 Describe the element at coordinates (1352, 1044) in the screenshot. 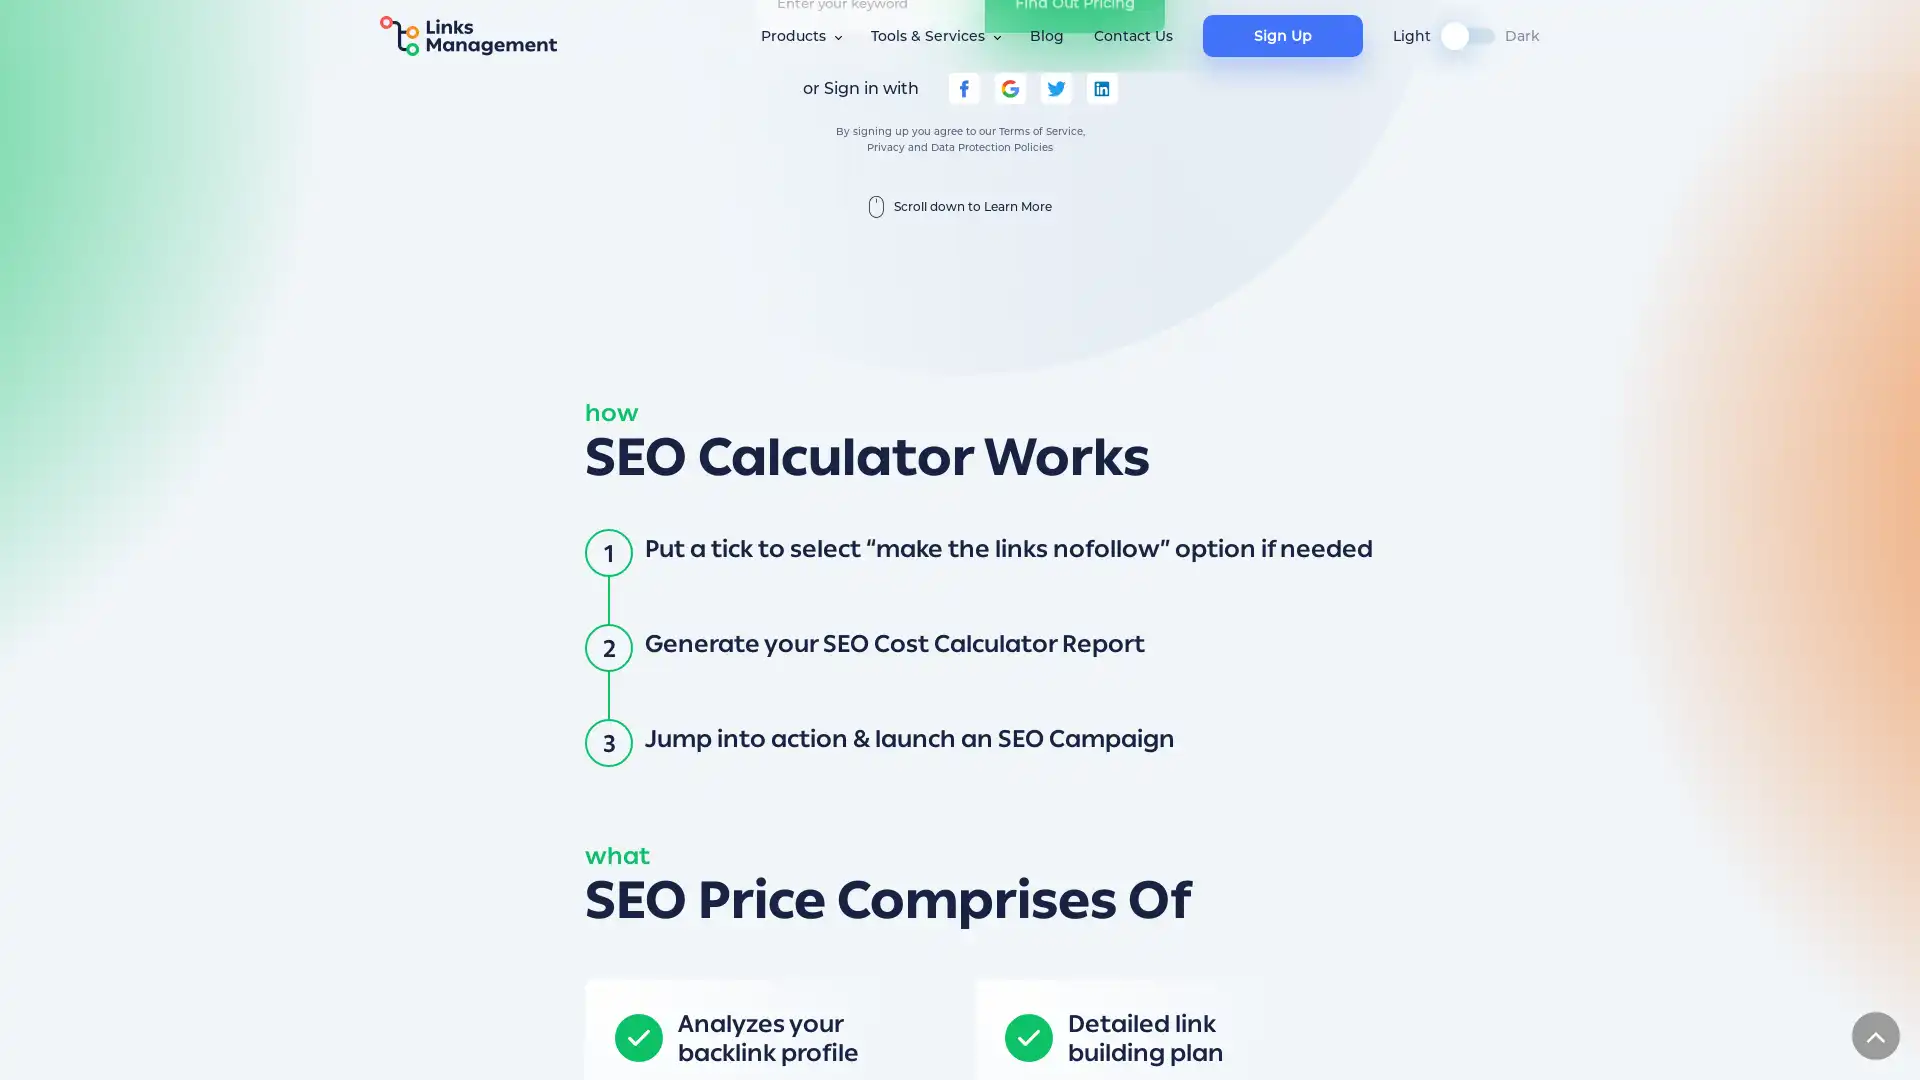

I see `Got It!` at that location.